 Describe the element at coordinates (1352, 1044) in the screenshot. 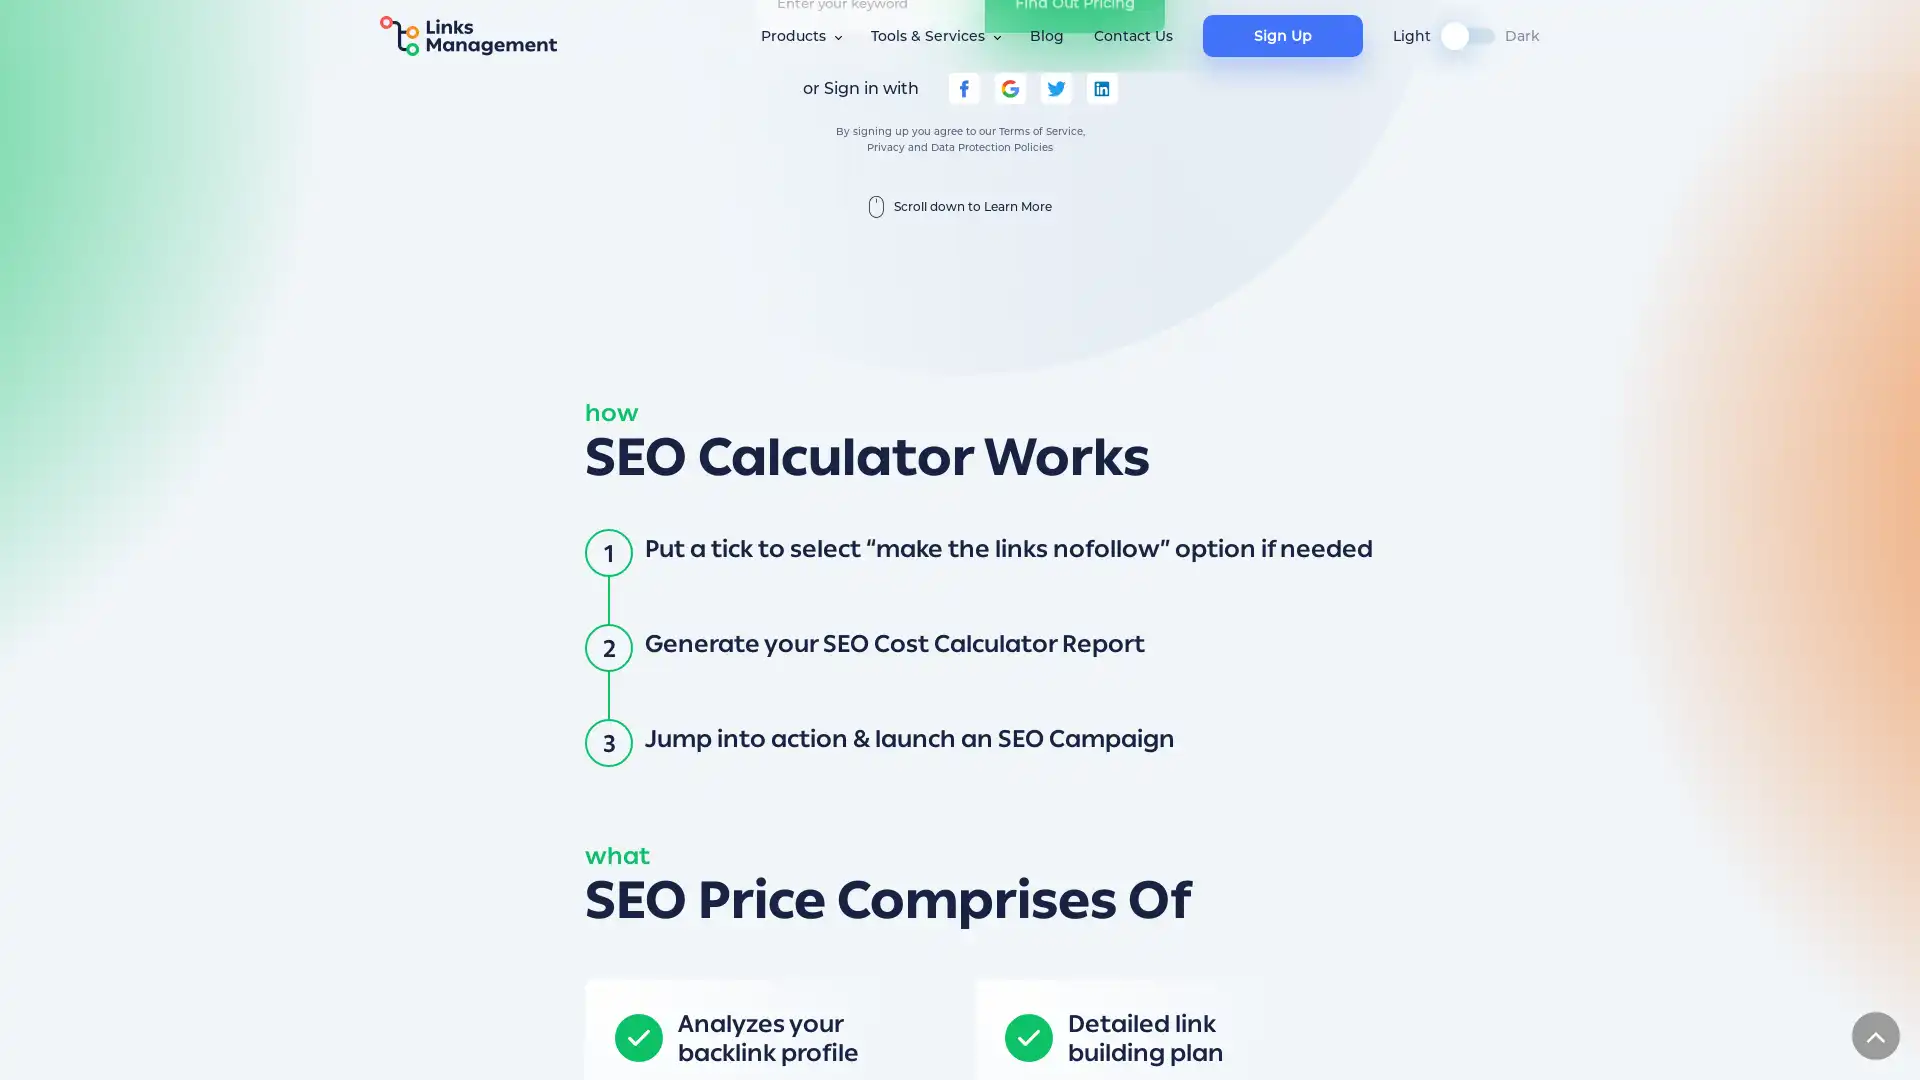

I see `Got It!` at that location.